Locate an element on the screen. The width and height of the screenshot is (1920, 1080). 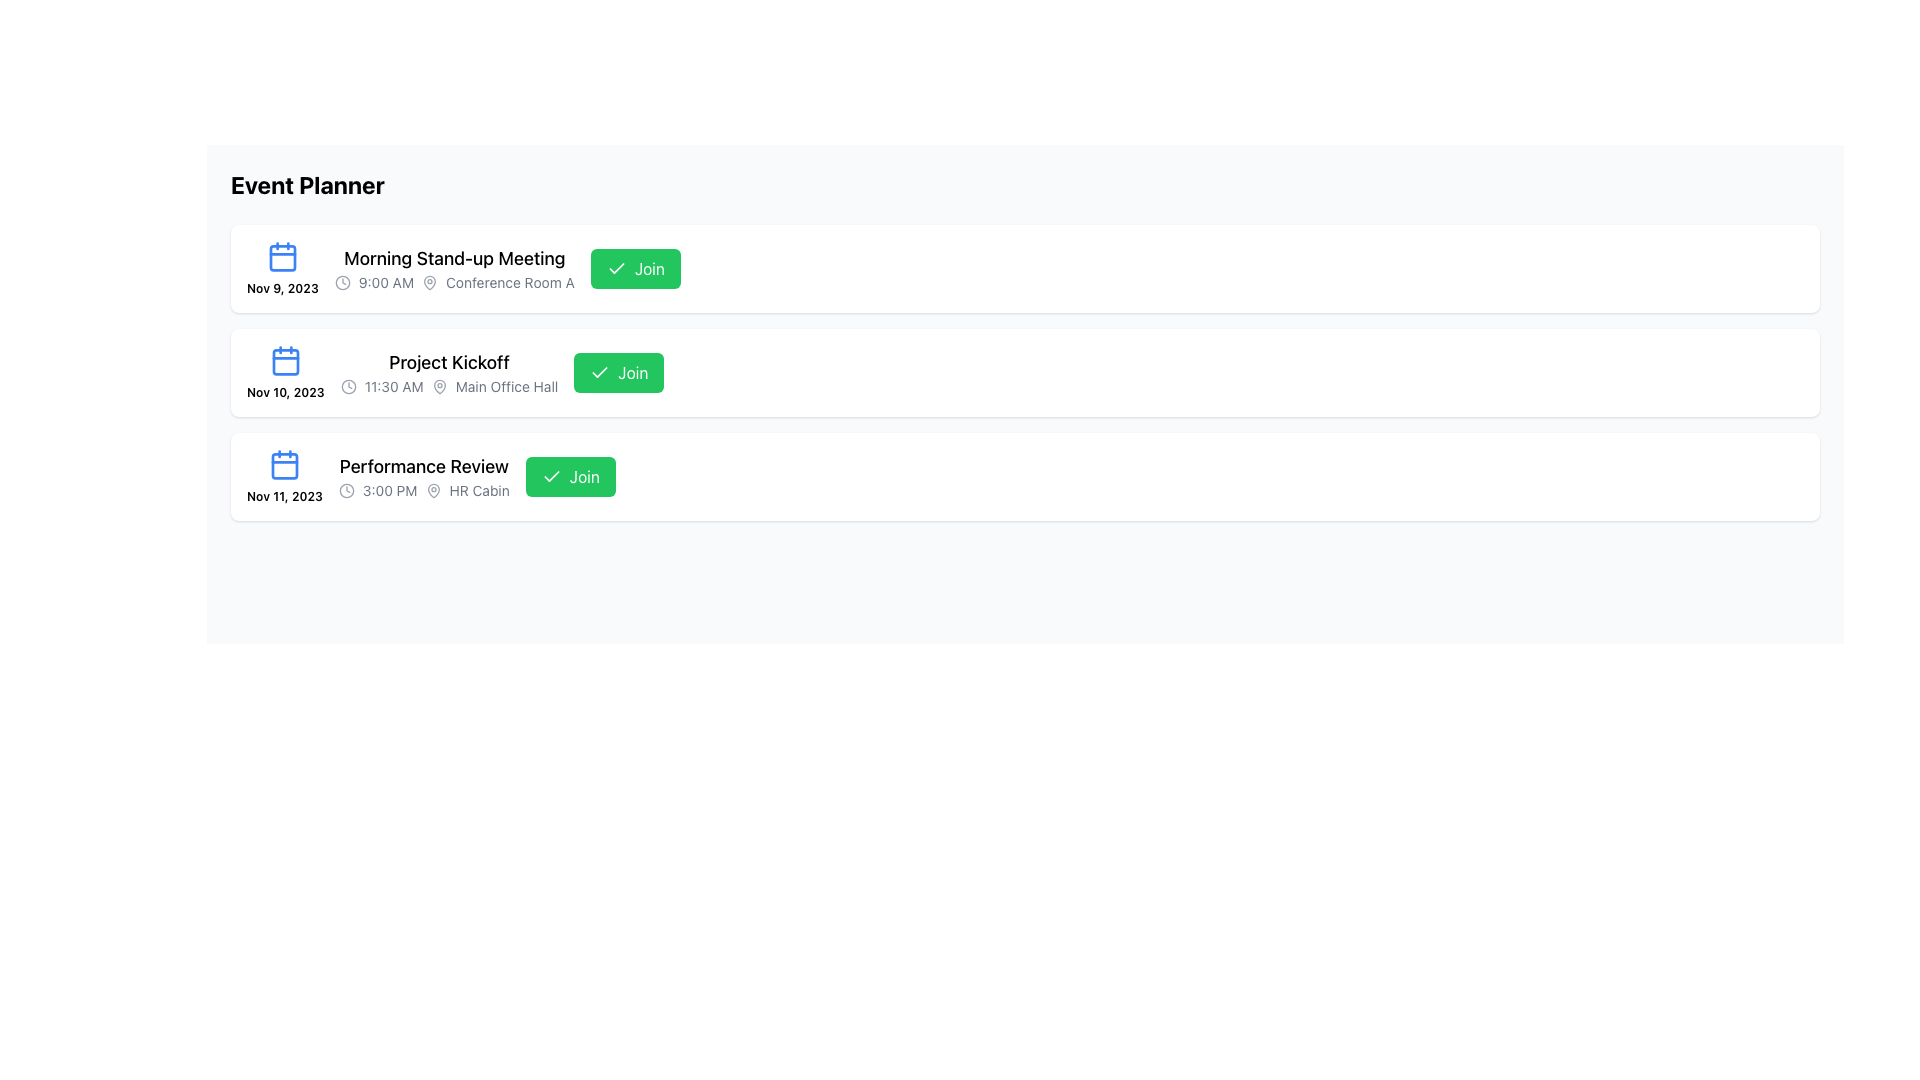
the green 'Join' button with a checkmark icon located to the right of the 'Morning Stand-up Meeting' event entry to join the meeting is located at coordinates (634, 268).